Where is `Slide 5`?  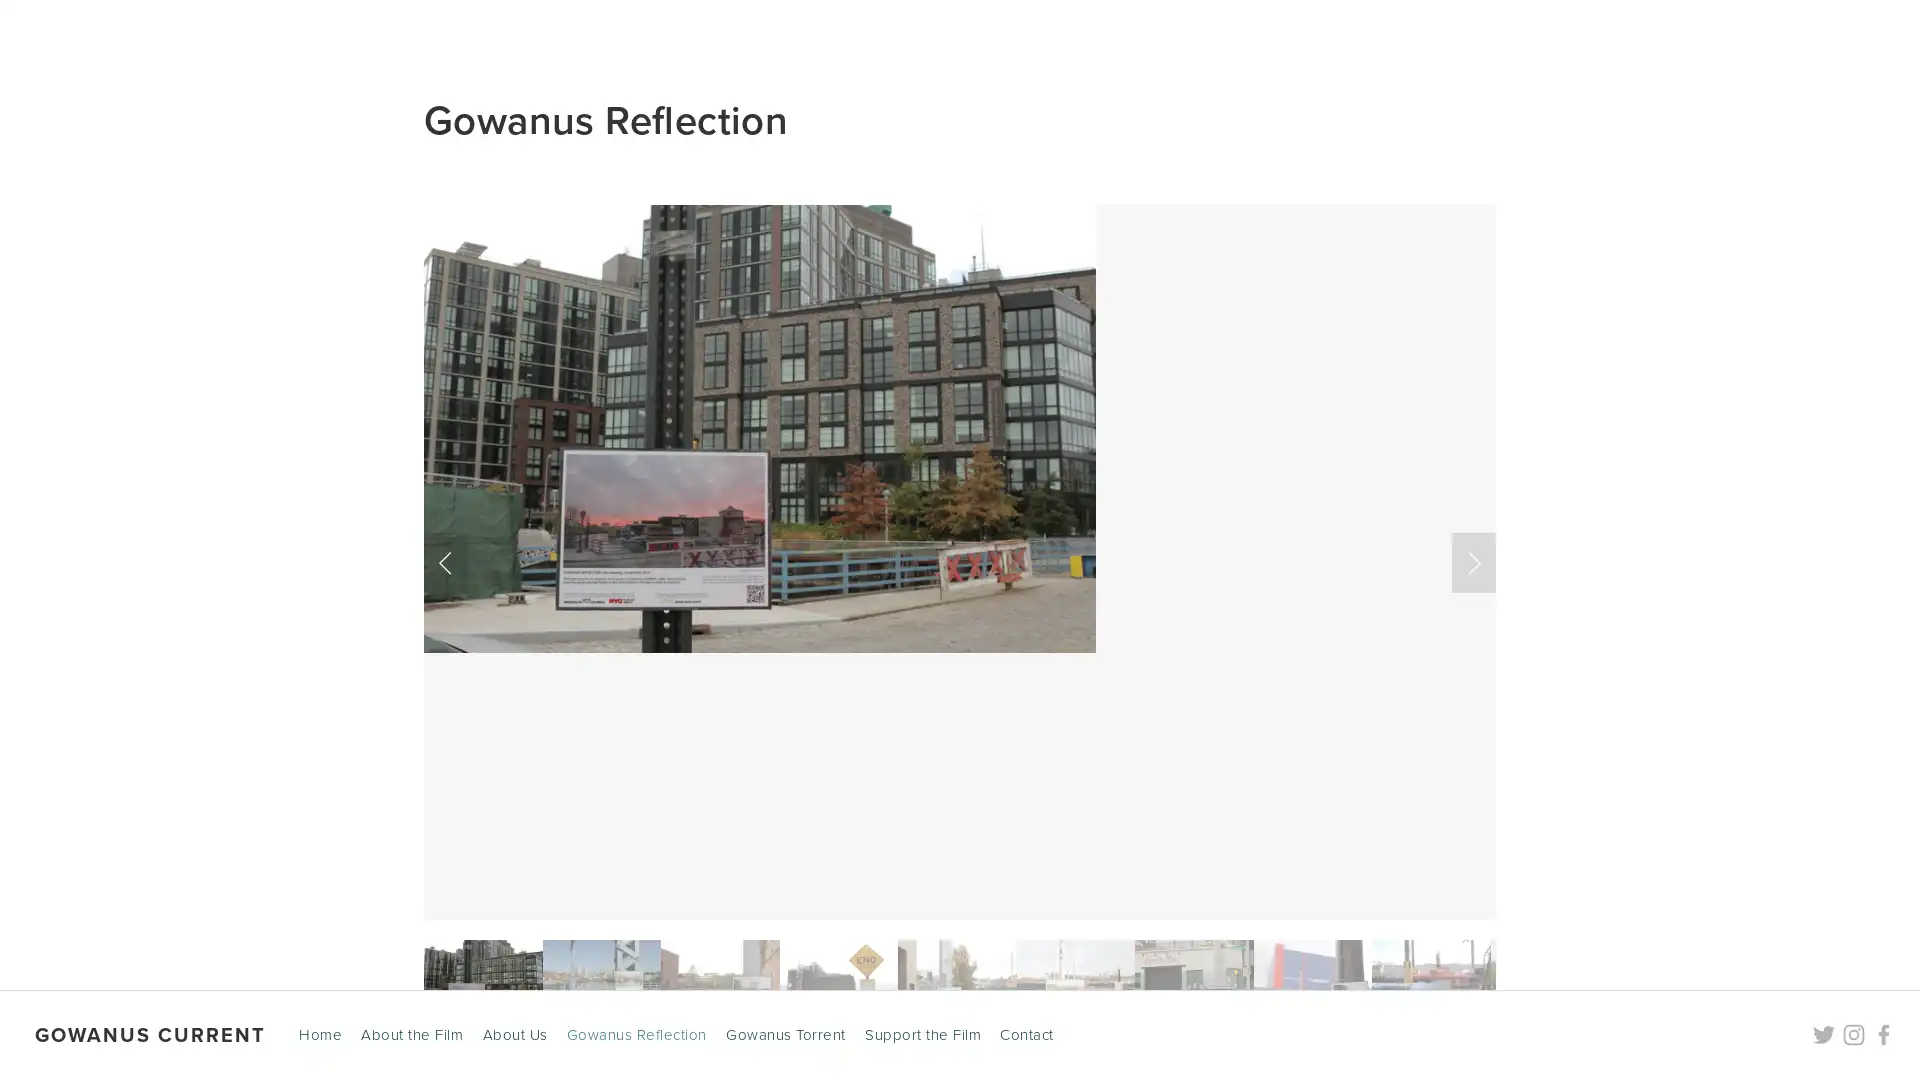 Slide 5 is located at coordinates (955, 977).